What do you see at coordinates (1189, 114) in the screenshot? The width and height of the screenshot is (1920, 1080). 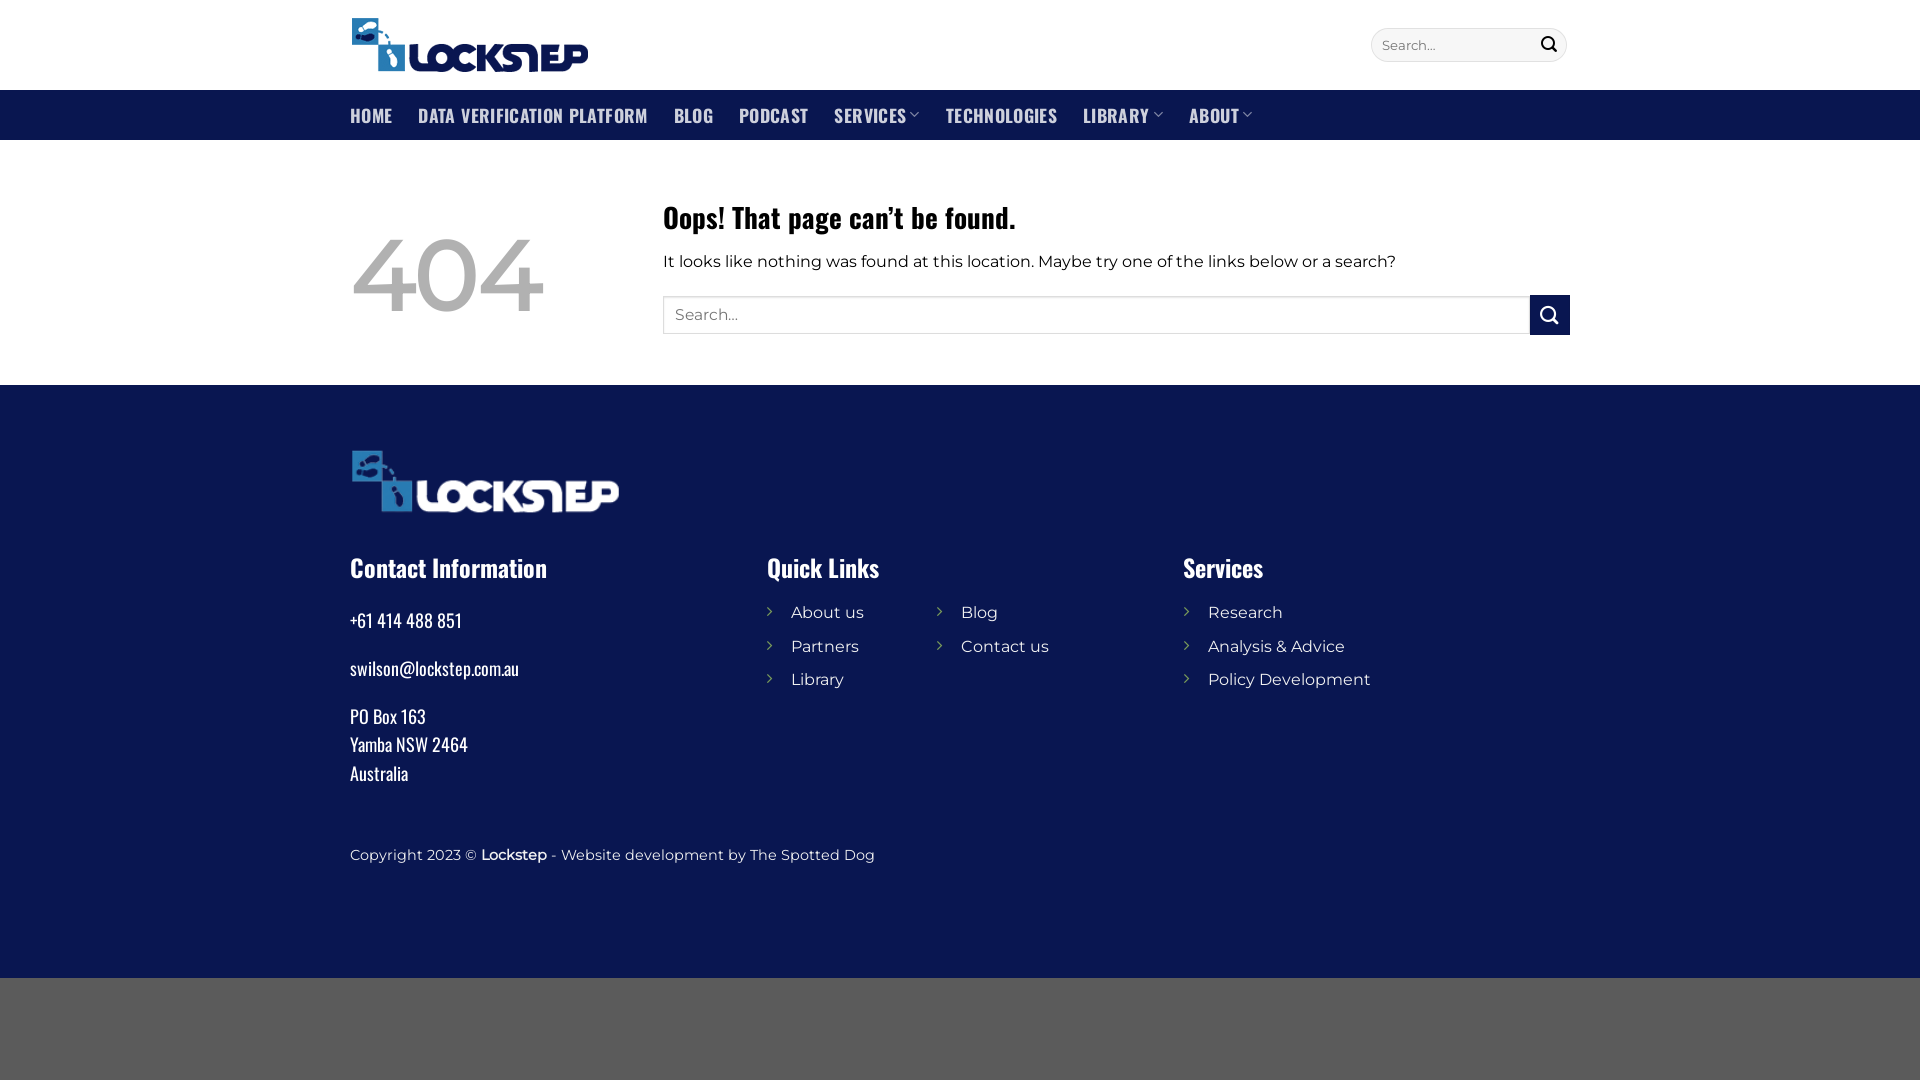 I see `'ABOUT'` at bounding box center [1189, 114].